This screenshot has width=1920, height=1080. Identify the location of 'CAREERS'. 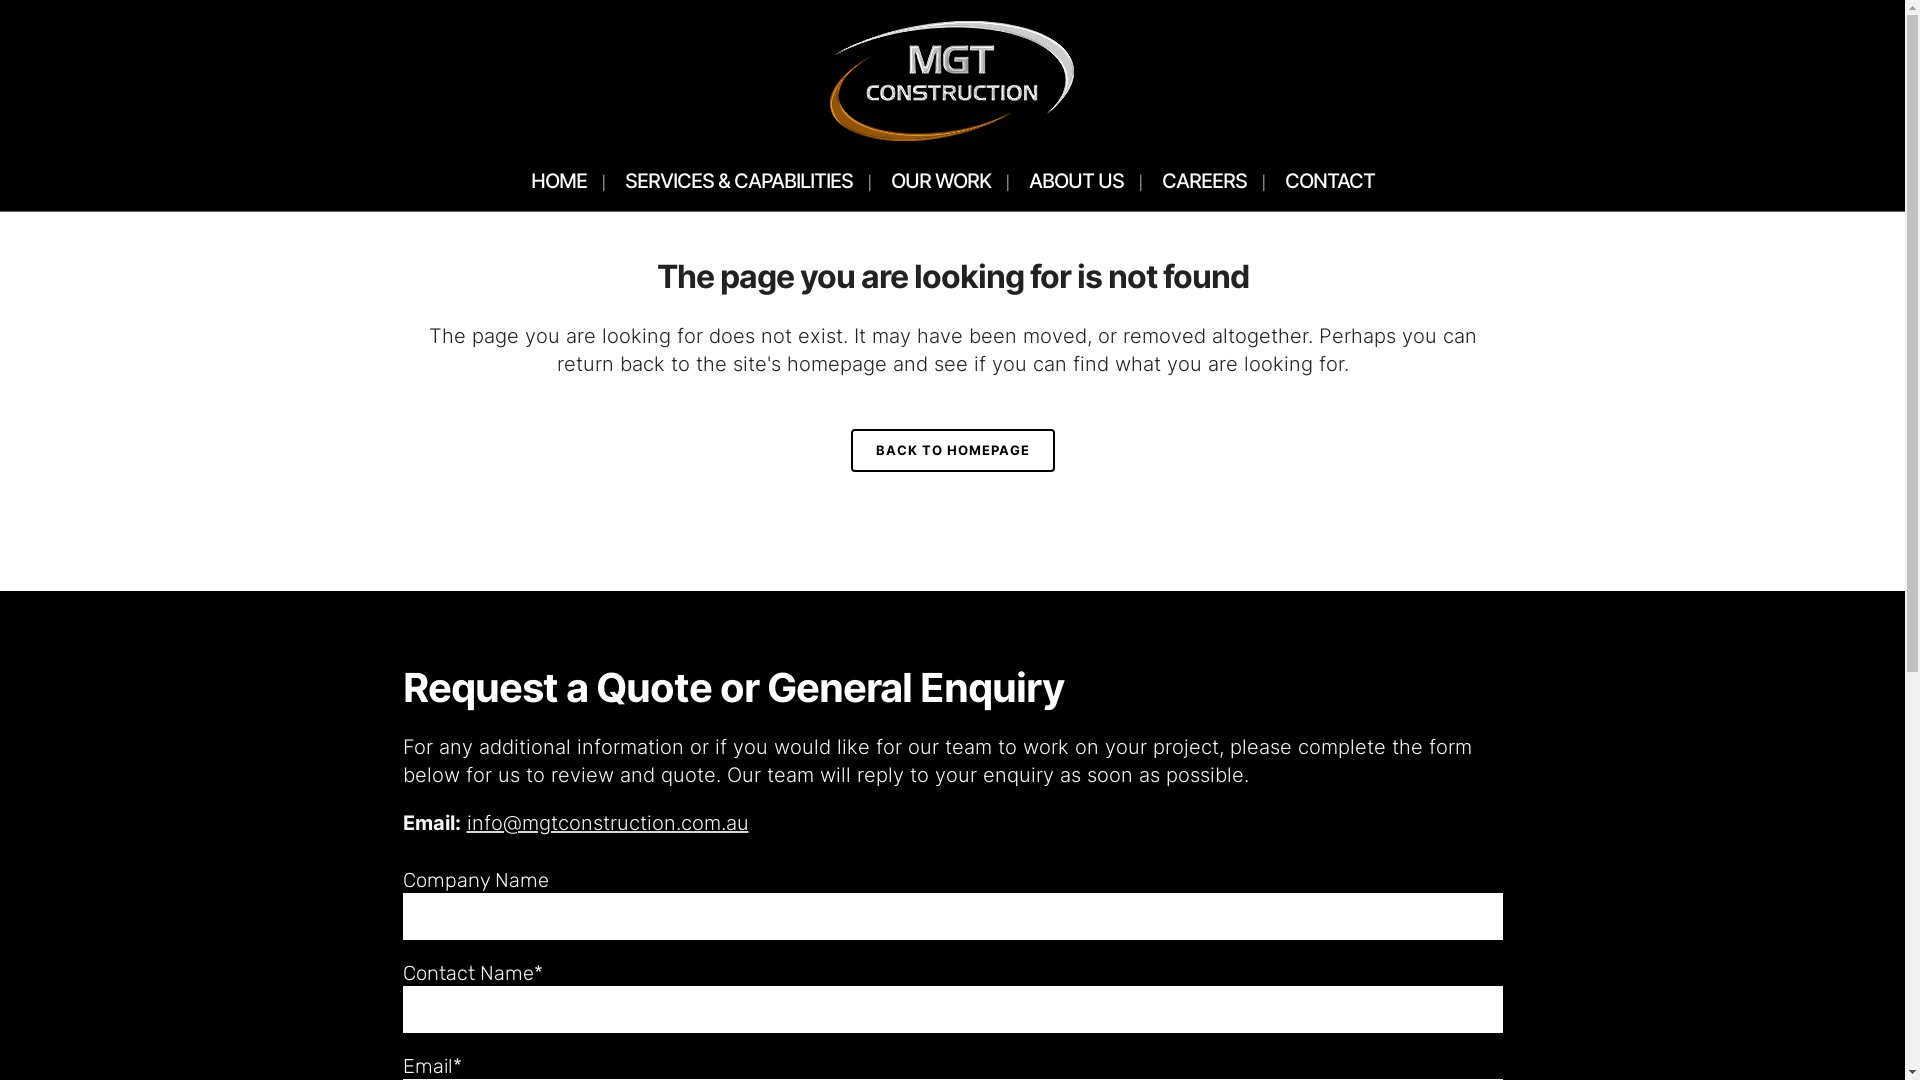
(1202, 181).